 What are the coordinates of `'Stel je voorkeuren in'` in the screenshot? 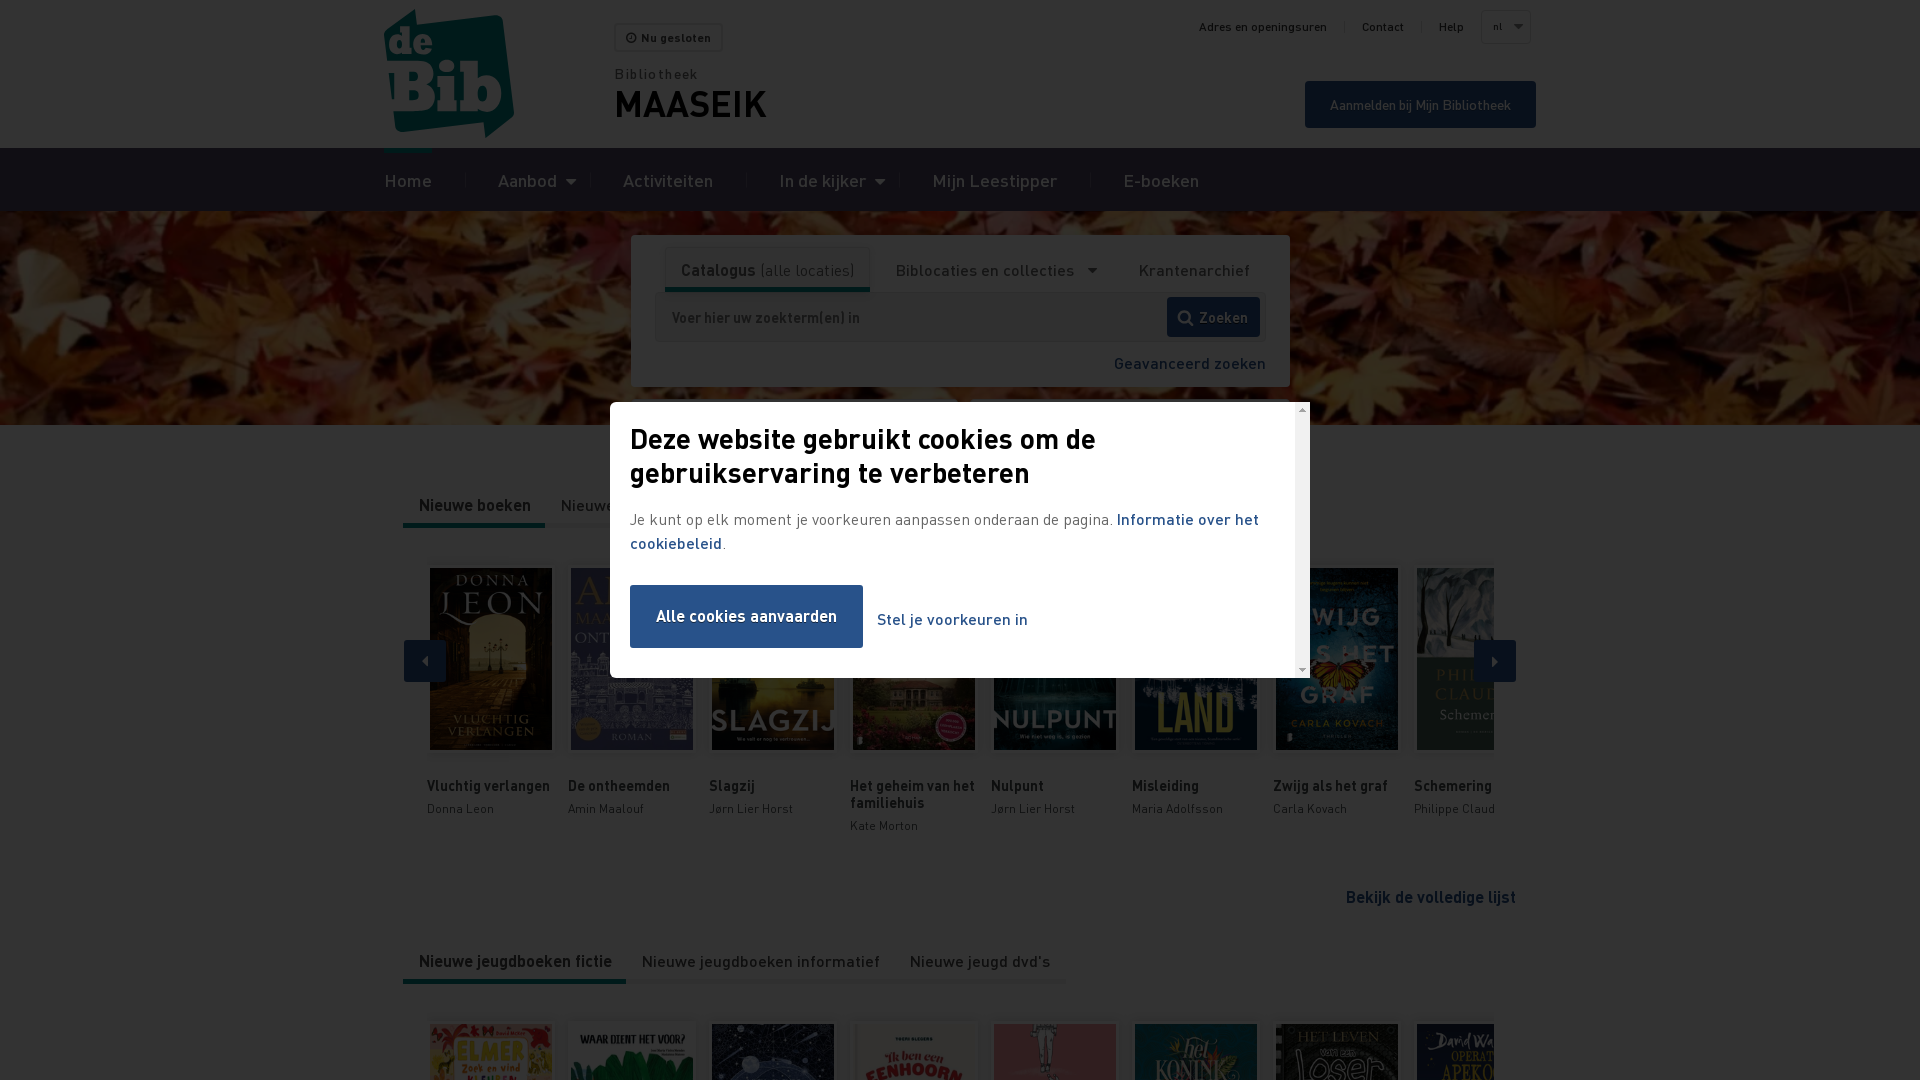 It's located at (877, 618).